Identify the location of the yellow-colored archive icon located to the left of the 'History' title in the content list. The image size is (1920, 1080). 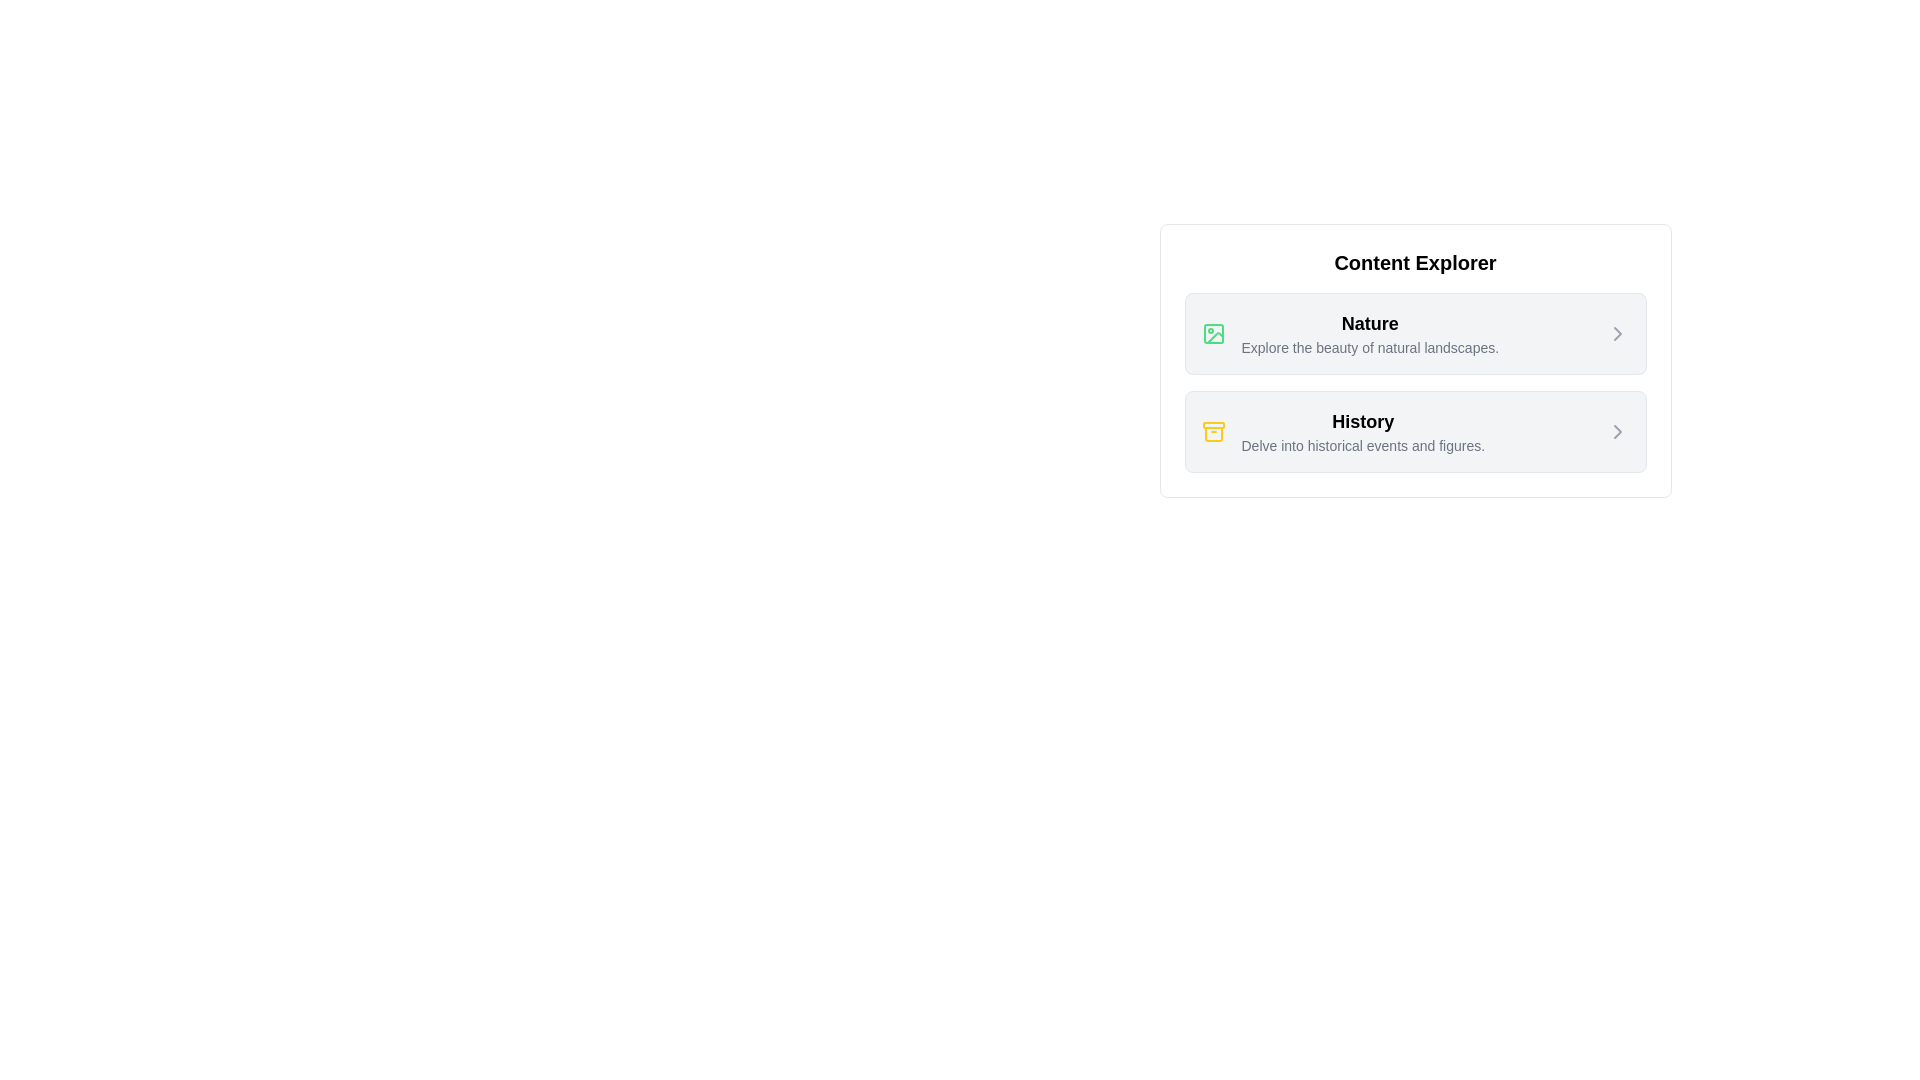
(1212, 431).